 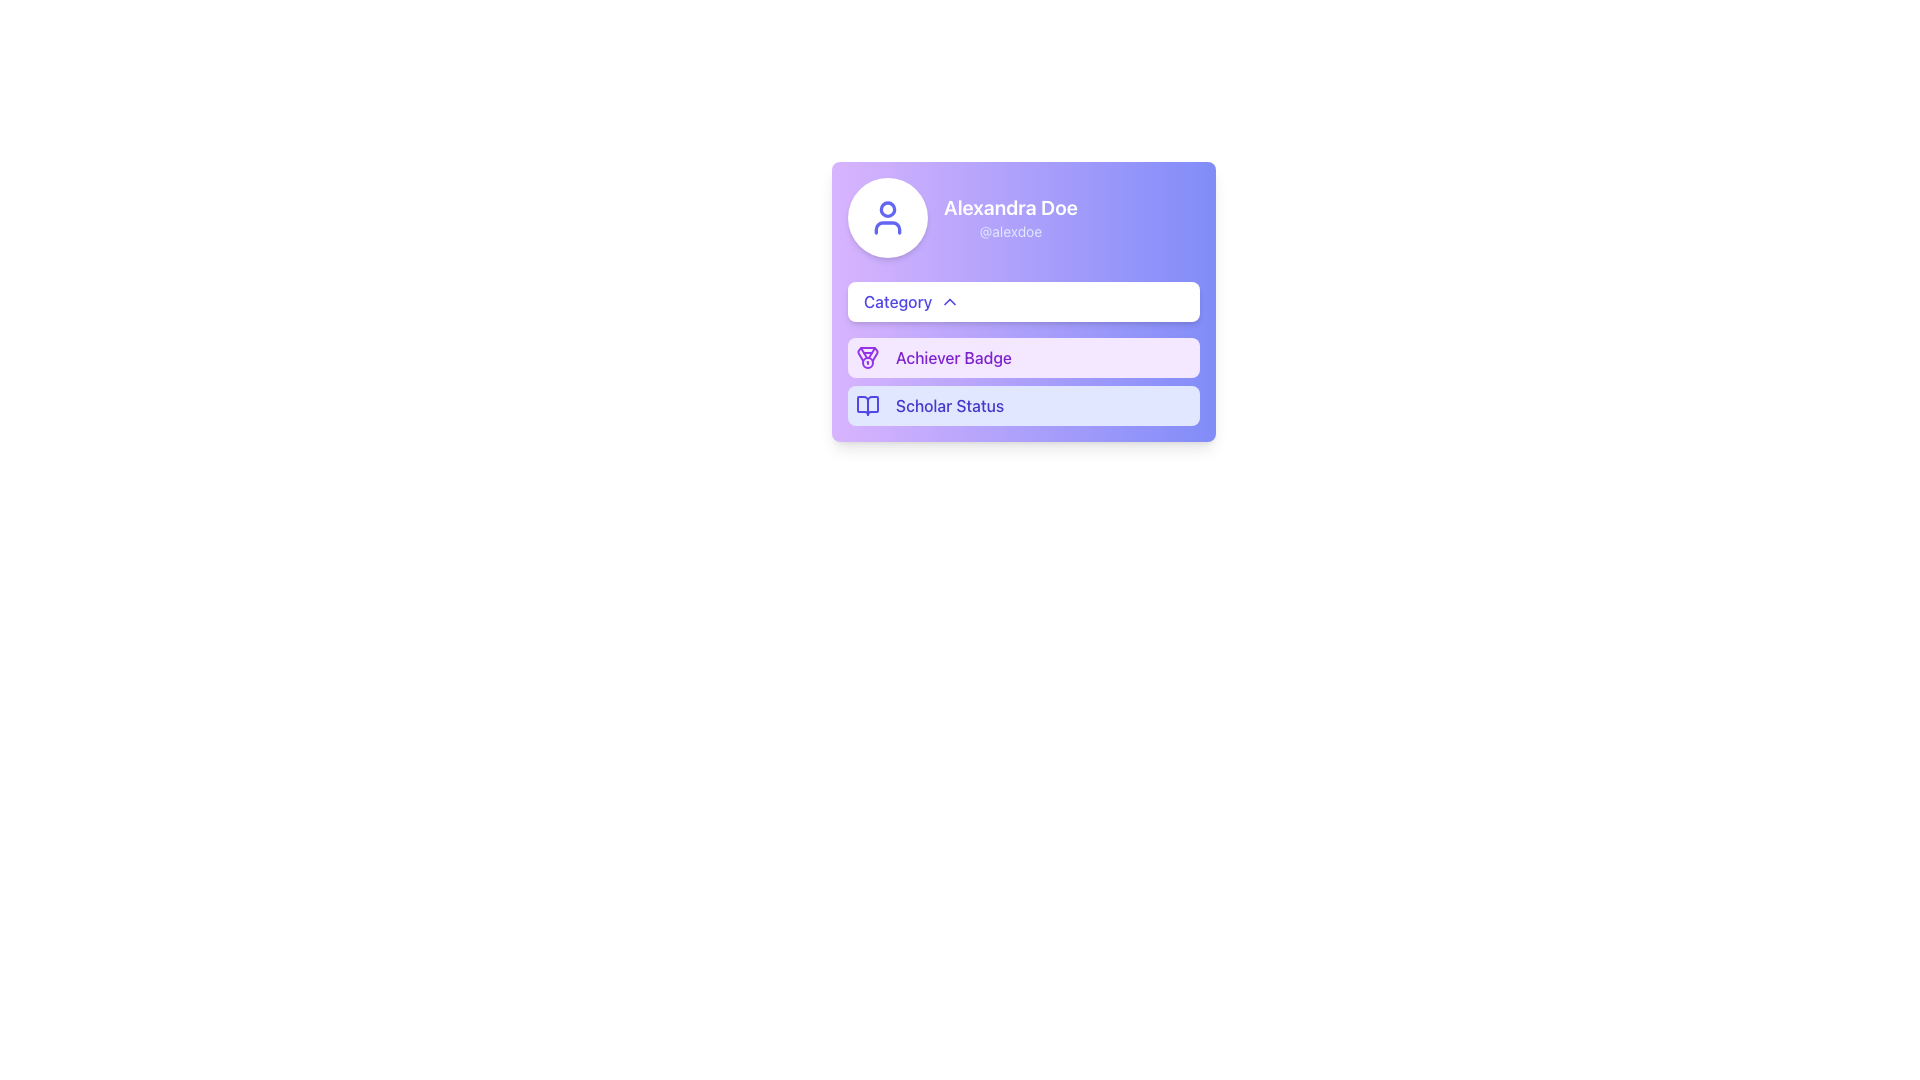 What do you see at coordinates (1010, 230) in the screenshot?
I see `the text element displaying '@alexdoe' which is styled in a light indigo shade and located below 'Alexandra Doe'` at bounding box center [1010, 230].